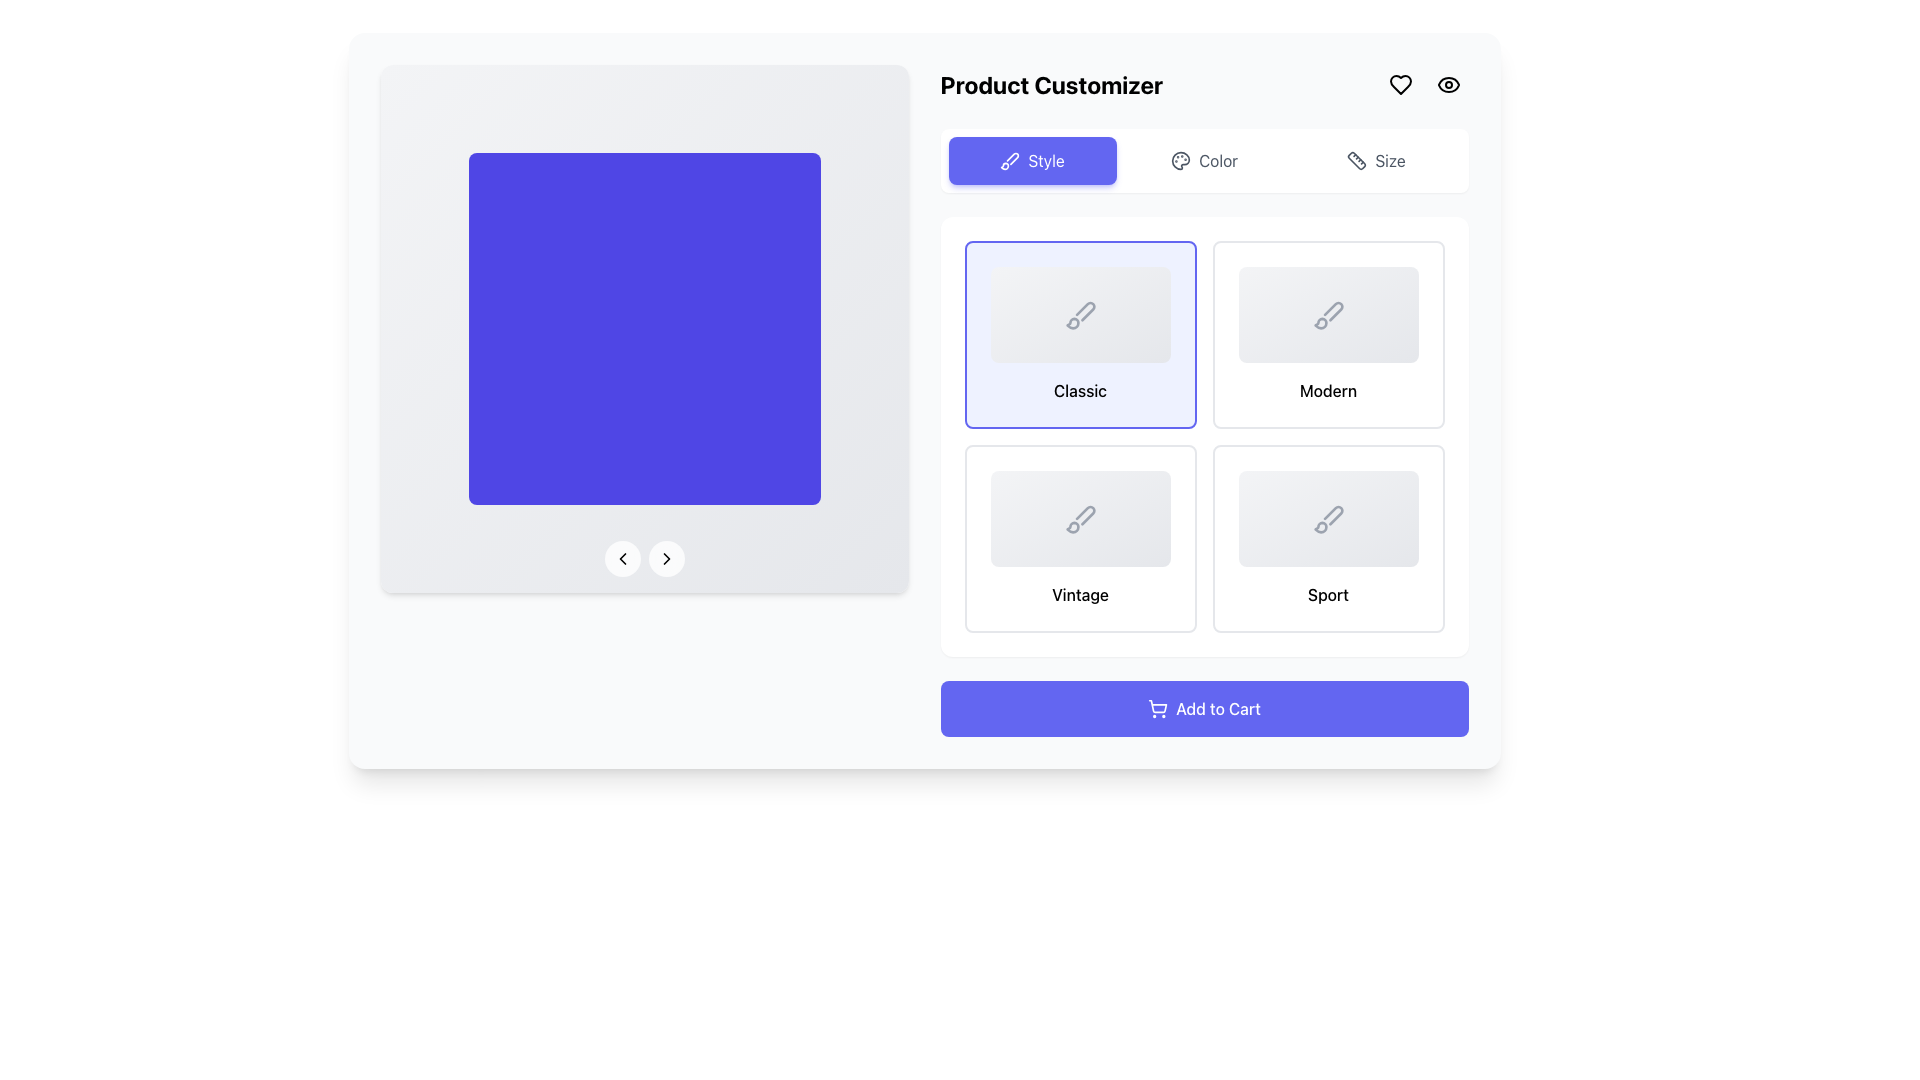 The image size is (1920, 1080). What do you see at coordinates (666, 559) in the screenshot?
I see `the circular button with a right-pointing chevron icon` at bounding box center [666, 559].